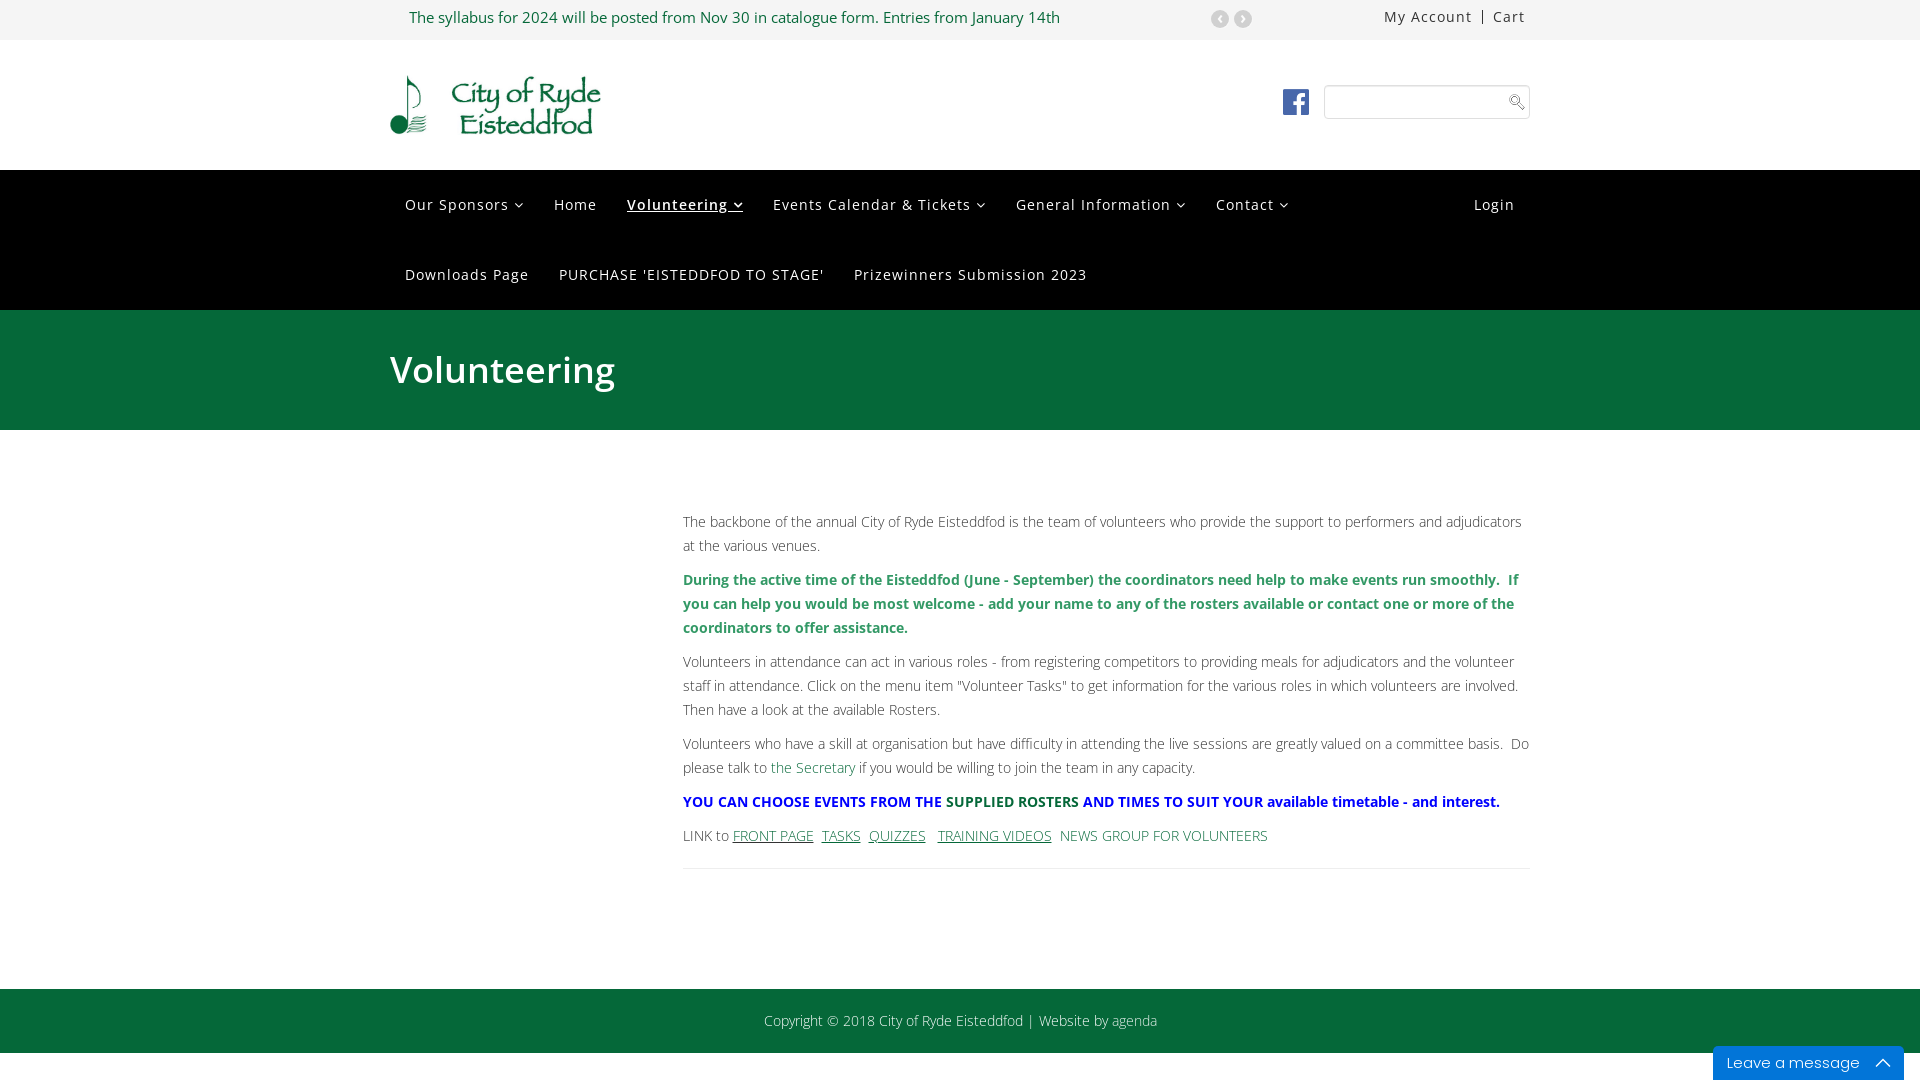 This screenshot has height=1080, width=1920. I want to click on 'Cart', so click(1482, 16).